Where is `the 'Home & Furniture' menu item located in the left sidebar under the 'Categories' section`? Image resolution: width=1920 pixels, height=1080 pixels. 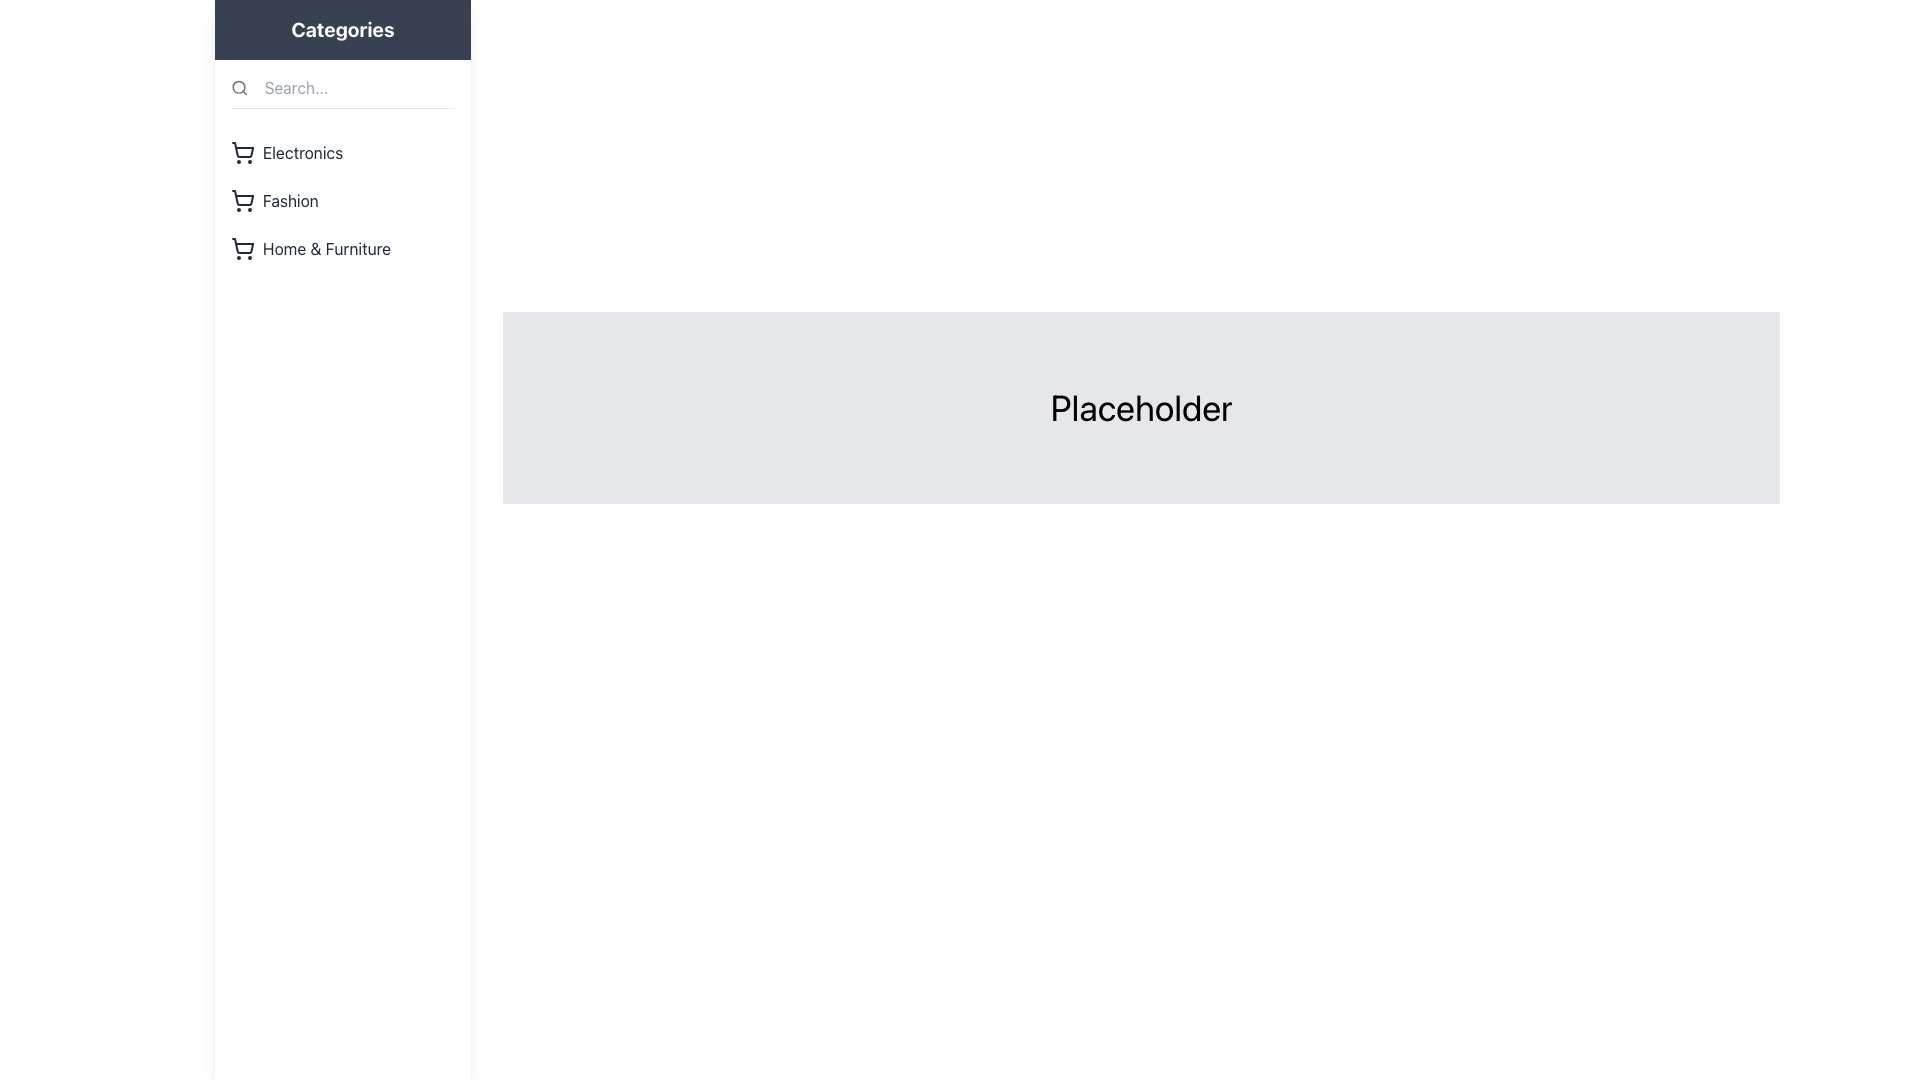
the 'Home & Furniture' menu item located in the left sidebar under the 'Categories' section is located at coordinates (326, 248).